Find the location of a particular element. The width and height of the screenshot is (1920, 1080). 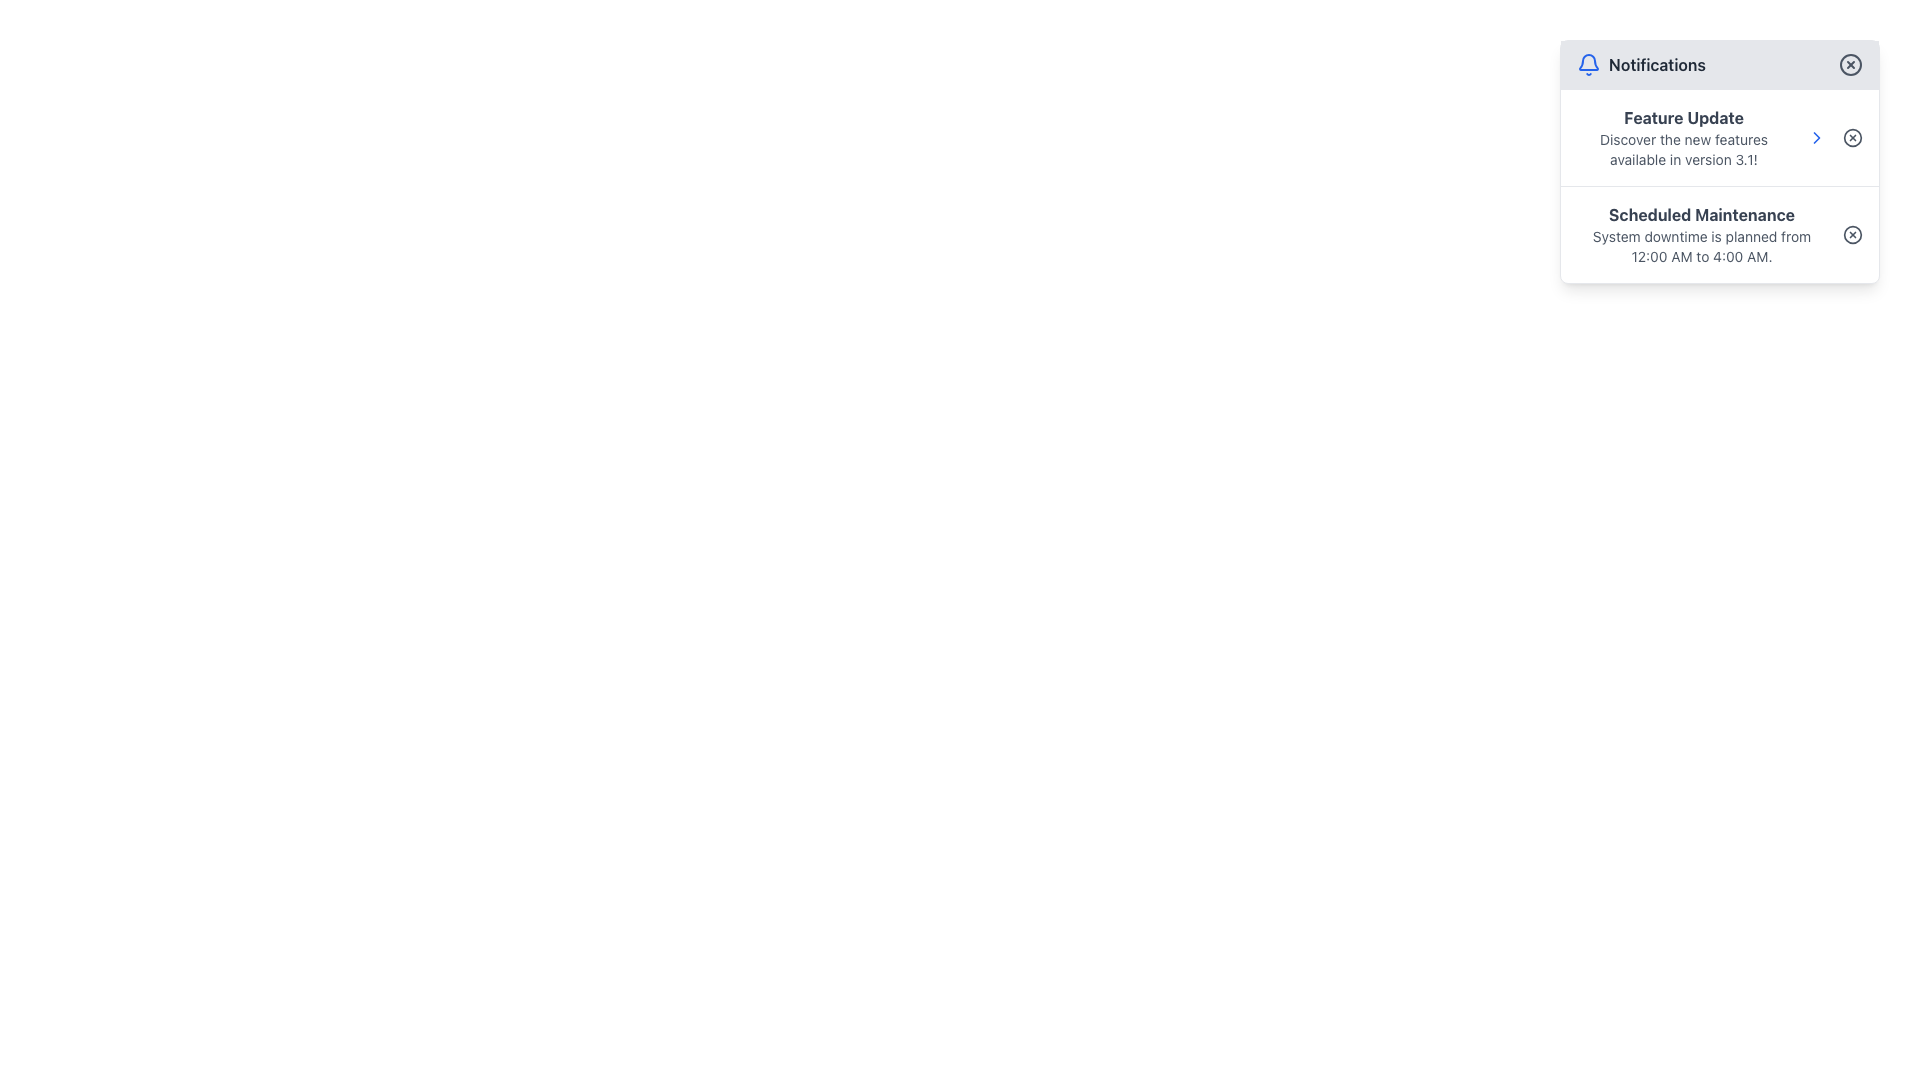

the Notification Item that informs users about the software update is located at coordinates (1718, 137).